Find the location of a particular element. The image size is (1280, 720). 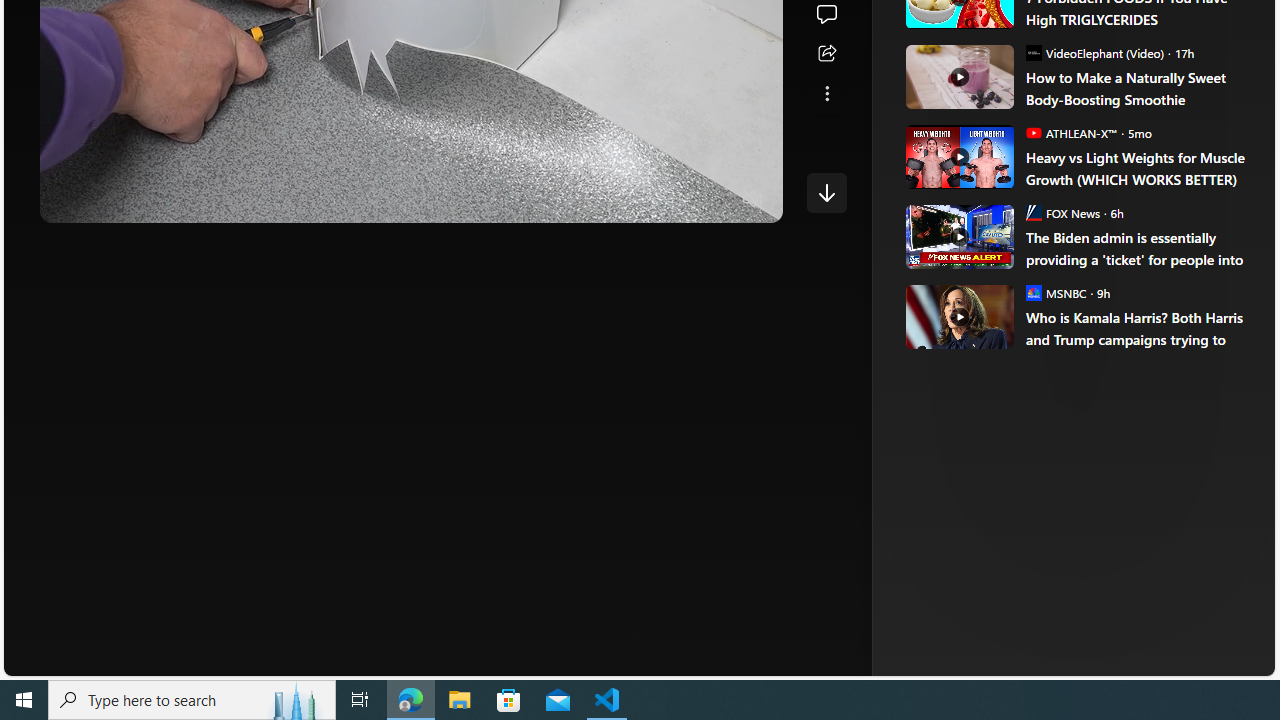

'FOX News FOX News' is located at coordinates (1061, 212).